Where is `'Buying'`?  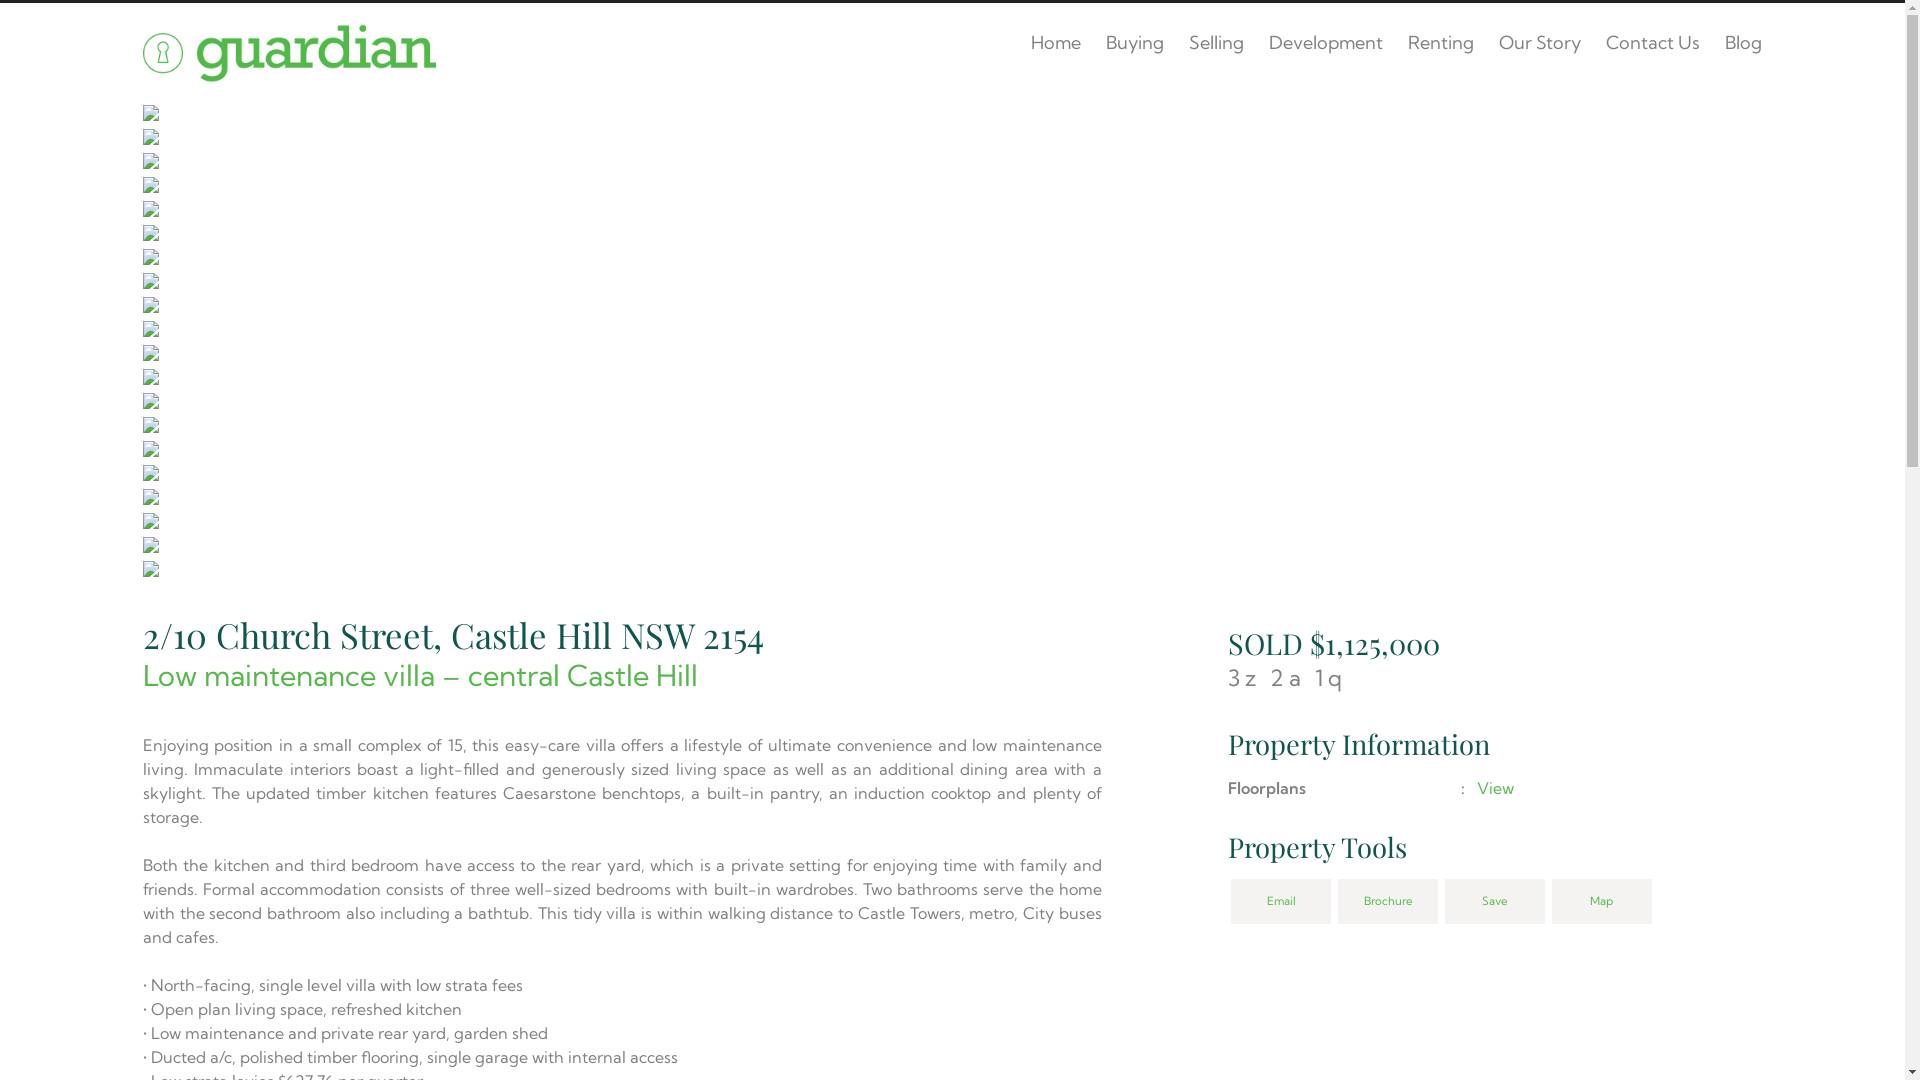 'Buying' is located at coordinates (1134, 42).